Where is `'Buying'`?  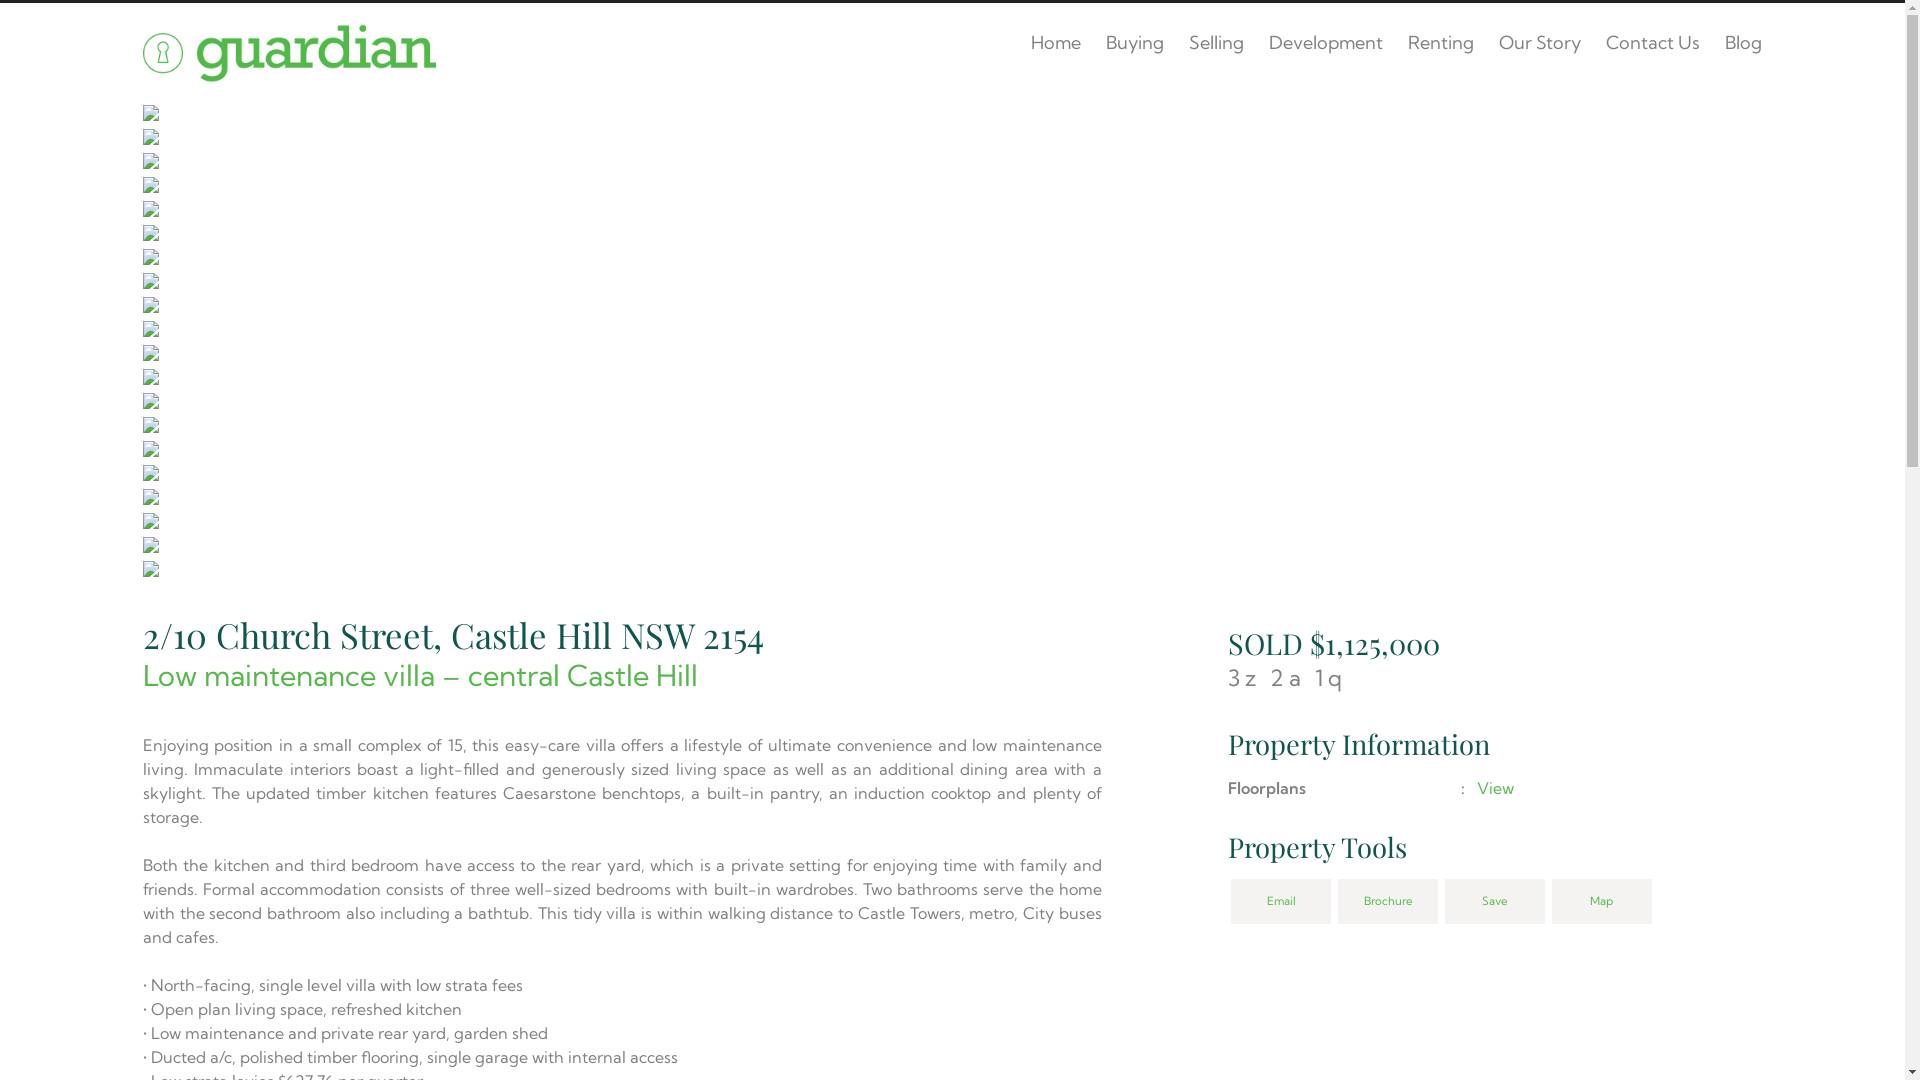 'Buying' is located at coordinates (1134, 42).